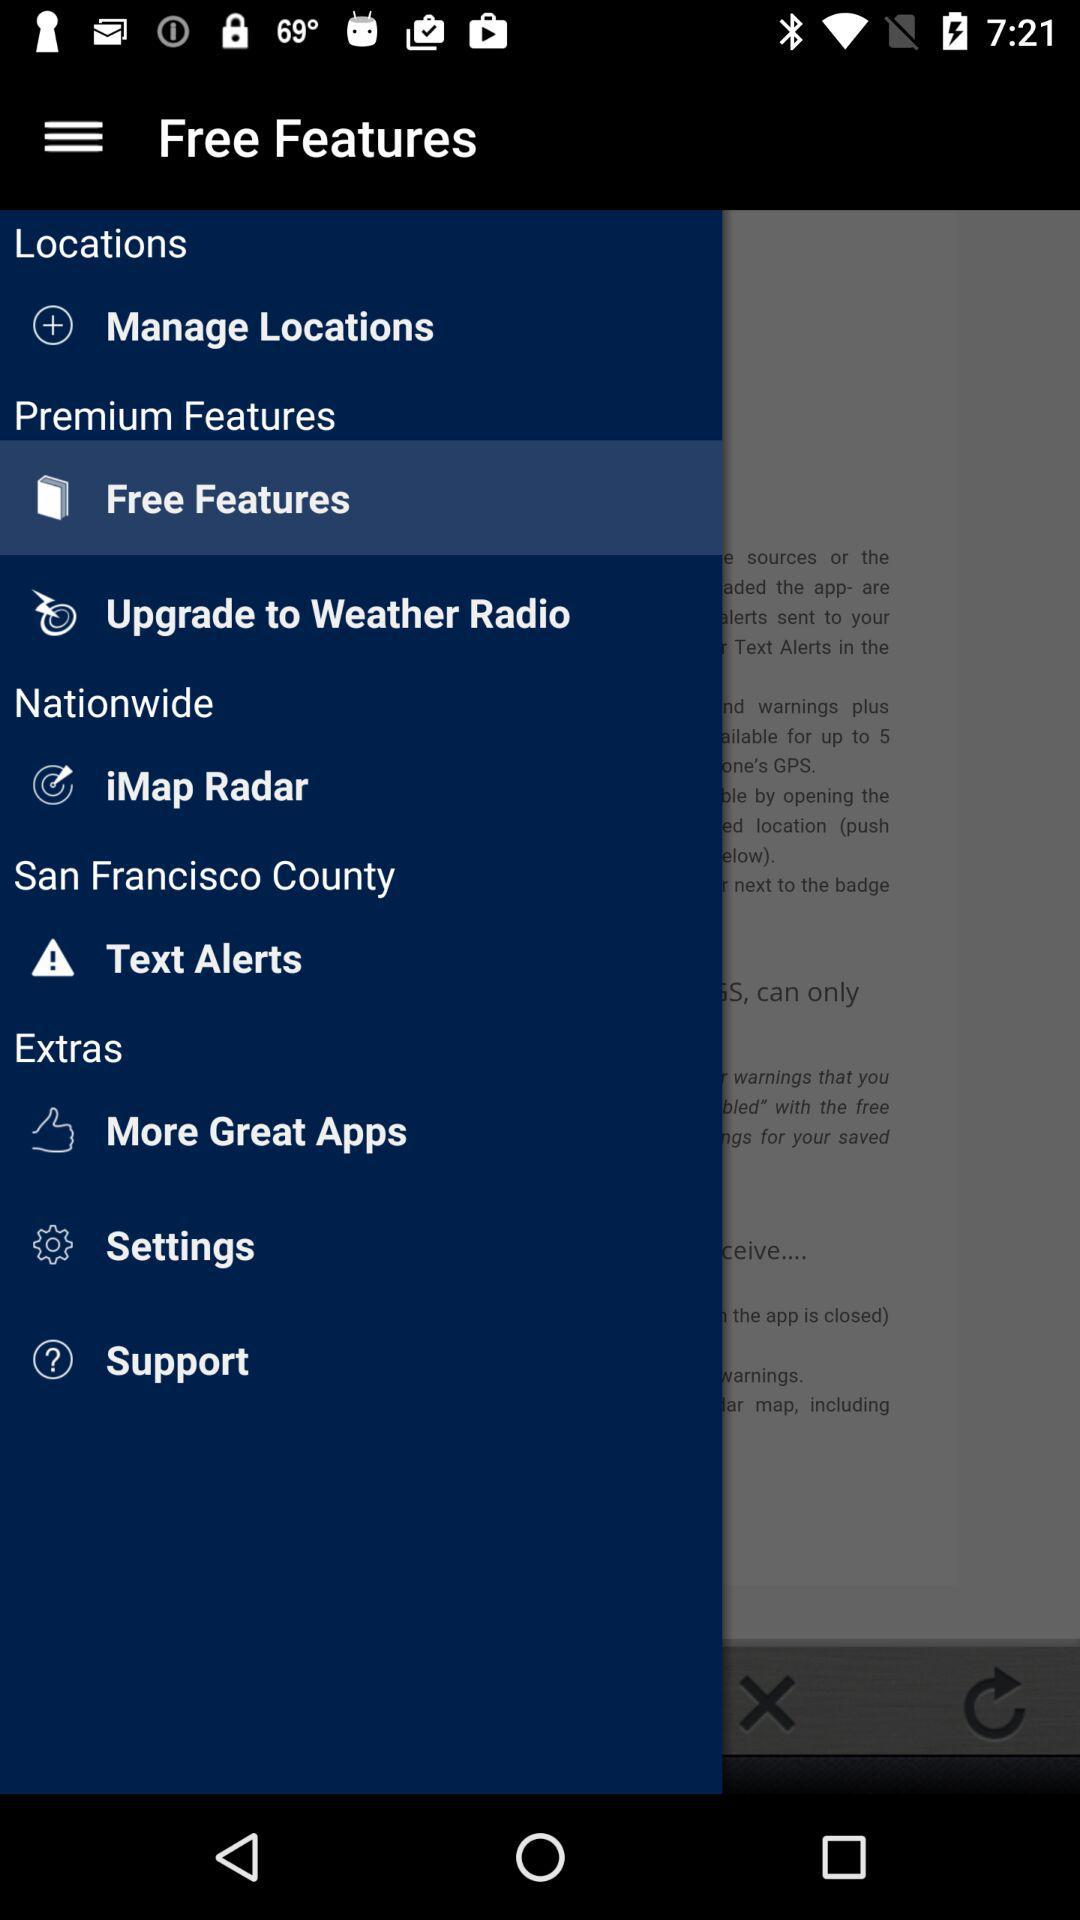 This screenshot has width=1080, height=1920. Describe the element at coordinates (994, 1702) in the screenshot. I see `click the option to reload the page` at that location.